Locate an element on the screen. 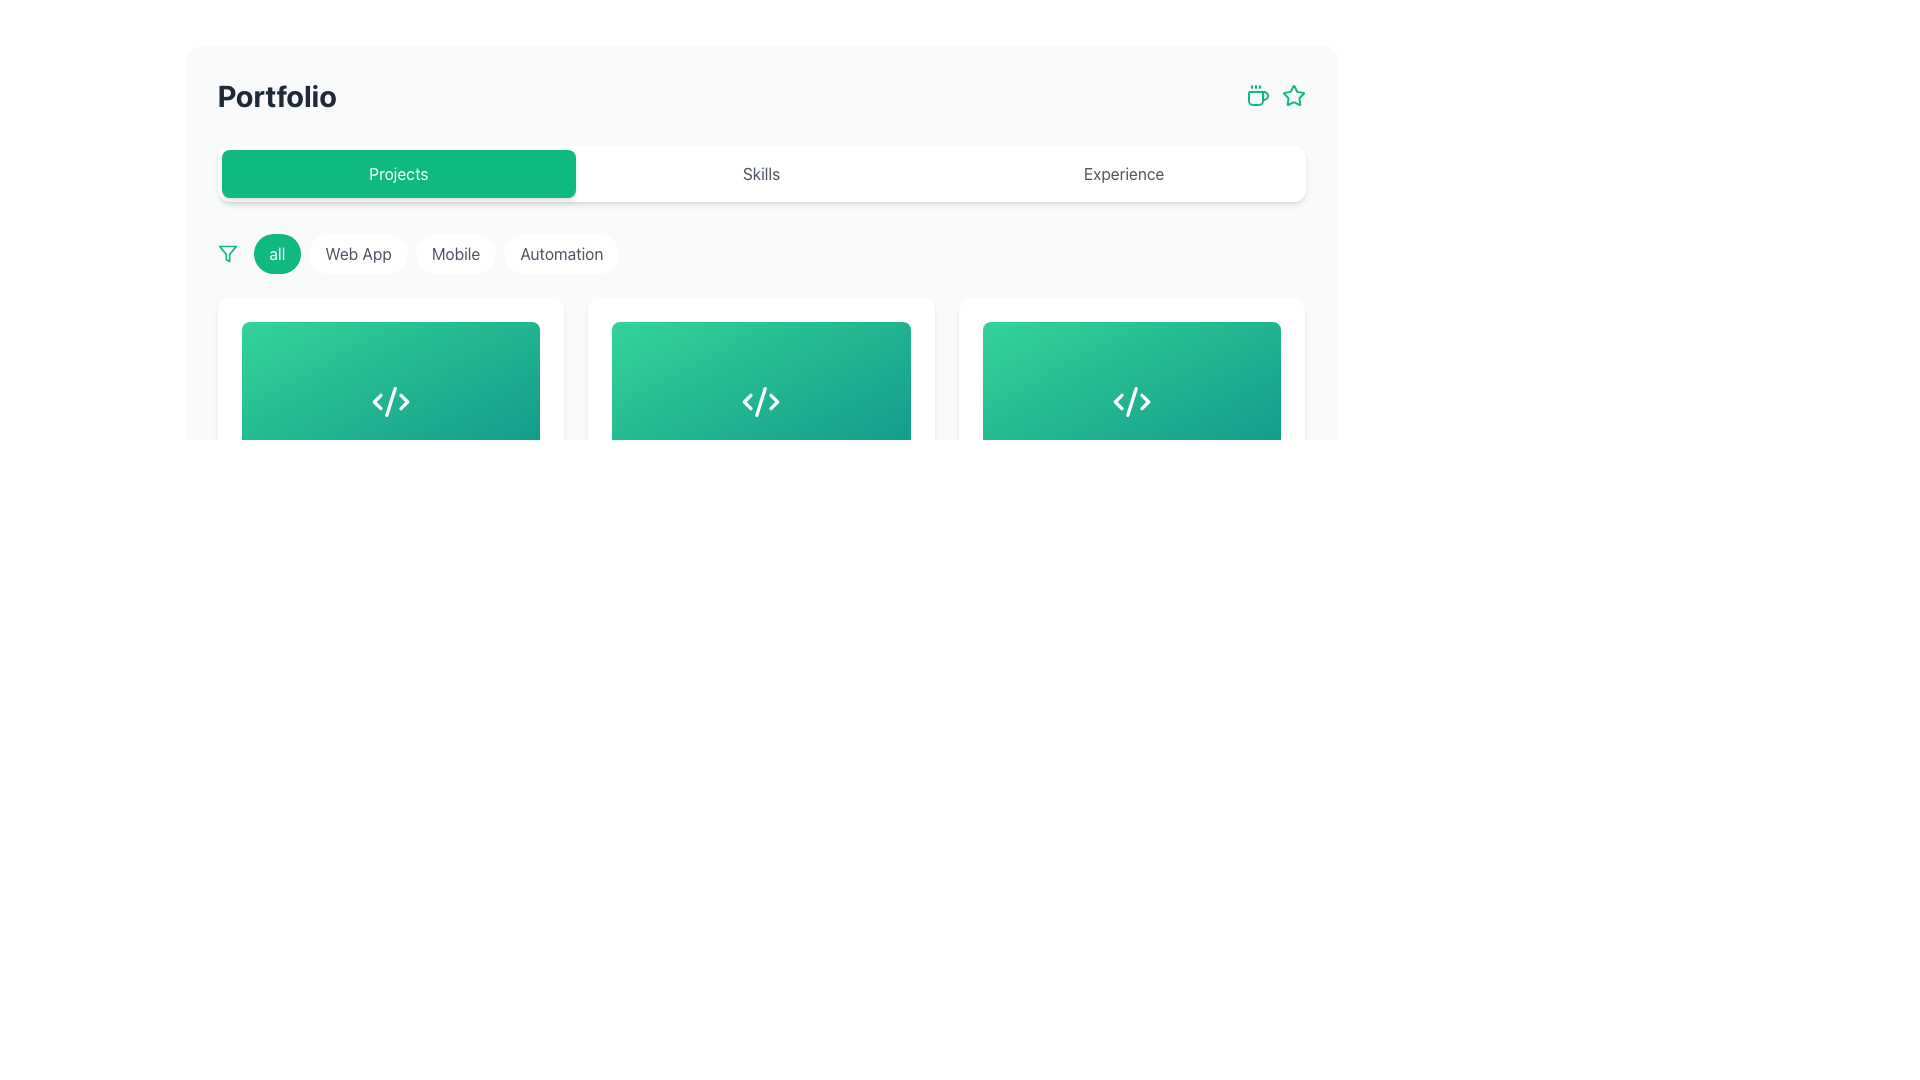  the 'Automation' filter button, which is the fourth button among four similar buttons ('all', 'Web App', 'Mobile', and 'Automation') located in the top-center section of the interface is located at coordinates (560, 253).